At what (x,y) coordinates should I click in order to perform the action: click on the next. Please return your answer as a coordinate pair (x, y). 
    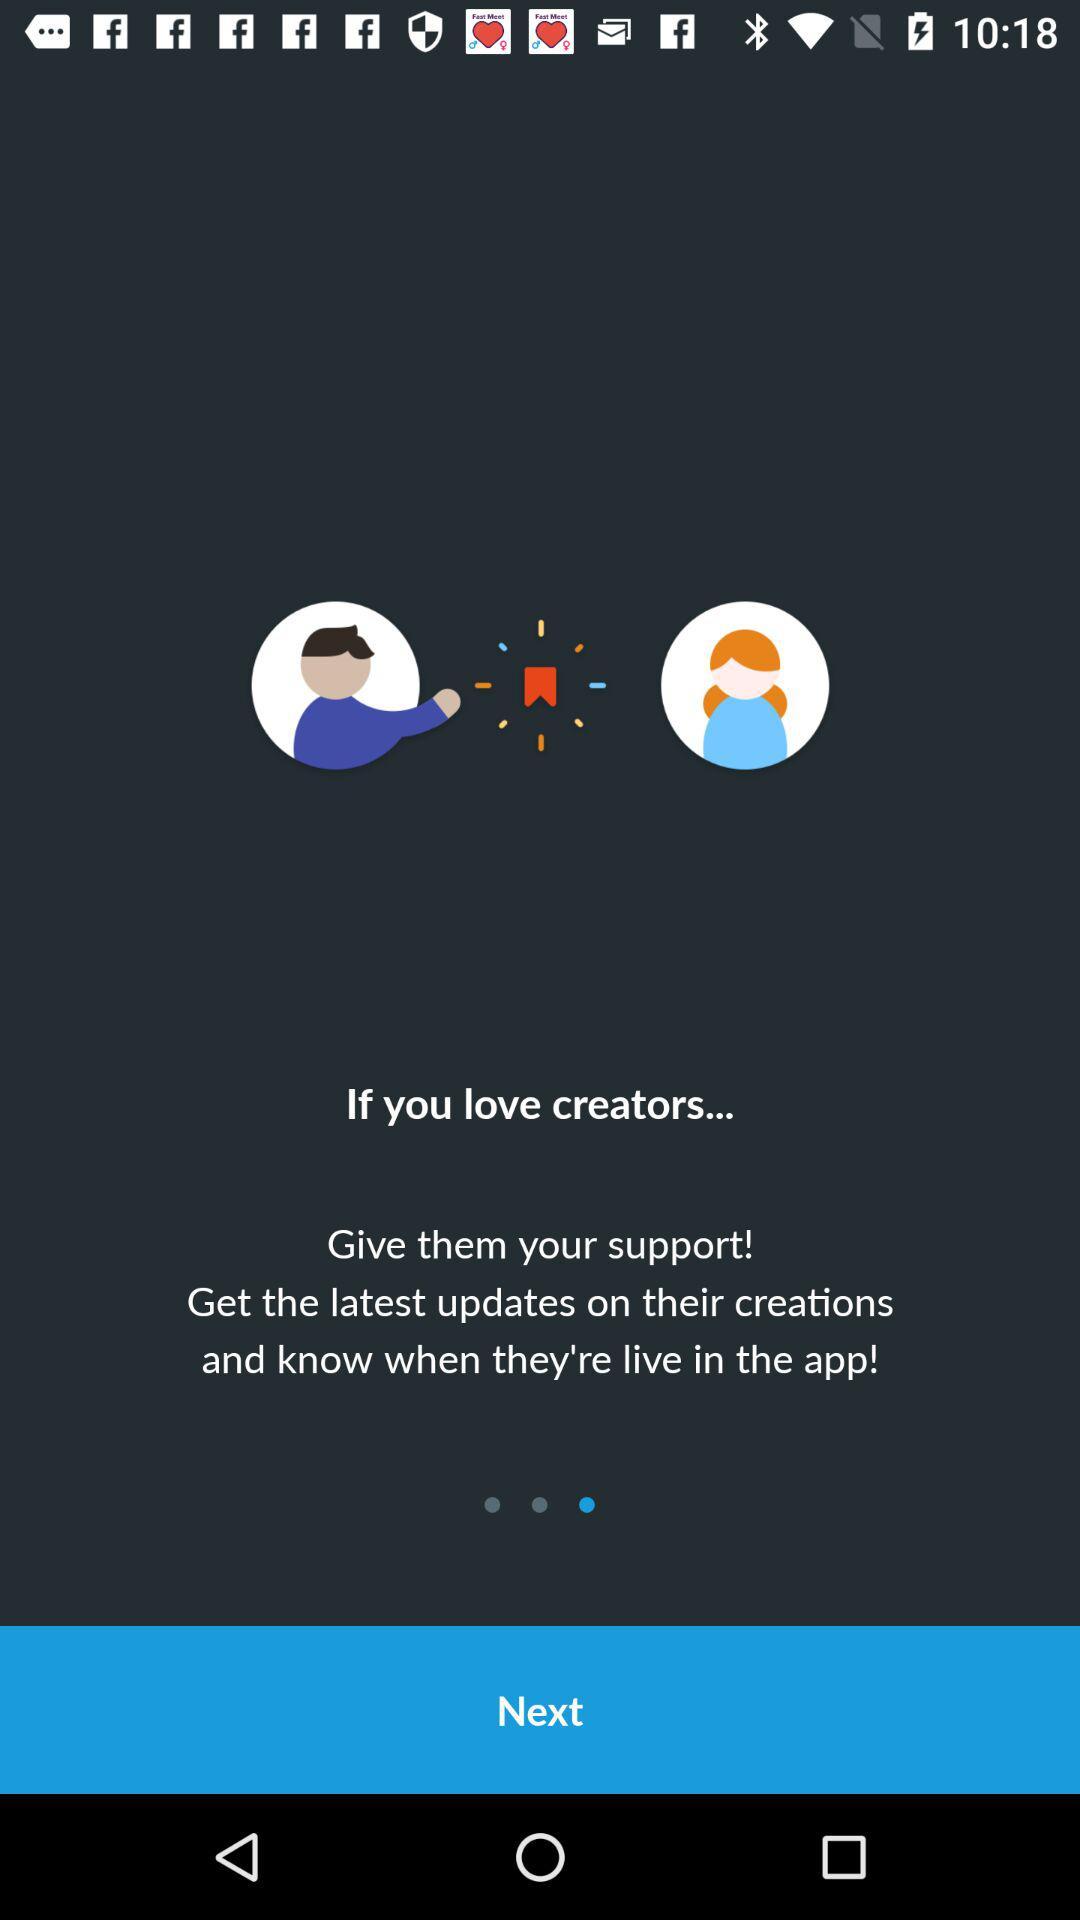
    Looking at the image, I should click on (540, 1708).